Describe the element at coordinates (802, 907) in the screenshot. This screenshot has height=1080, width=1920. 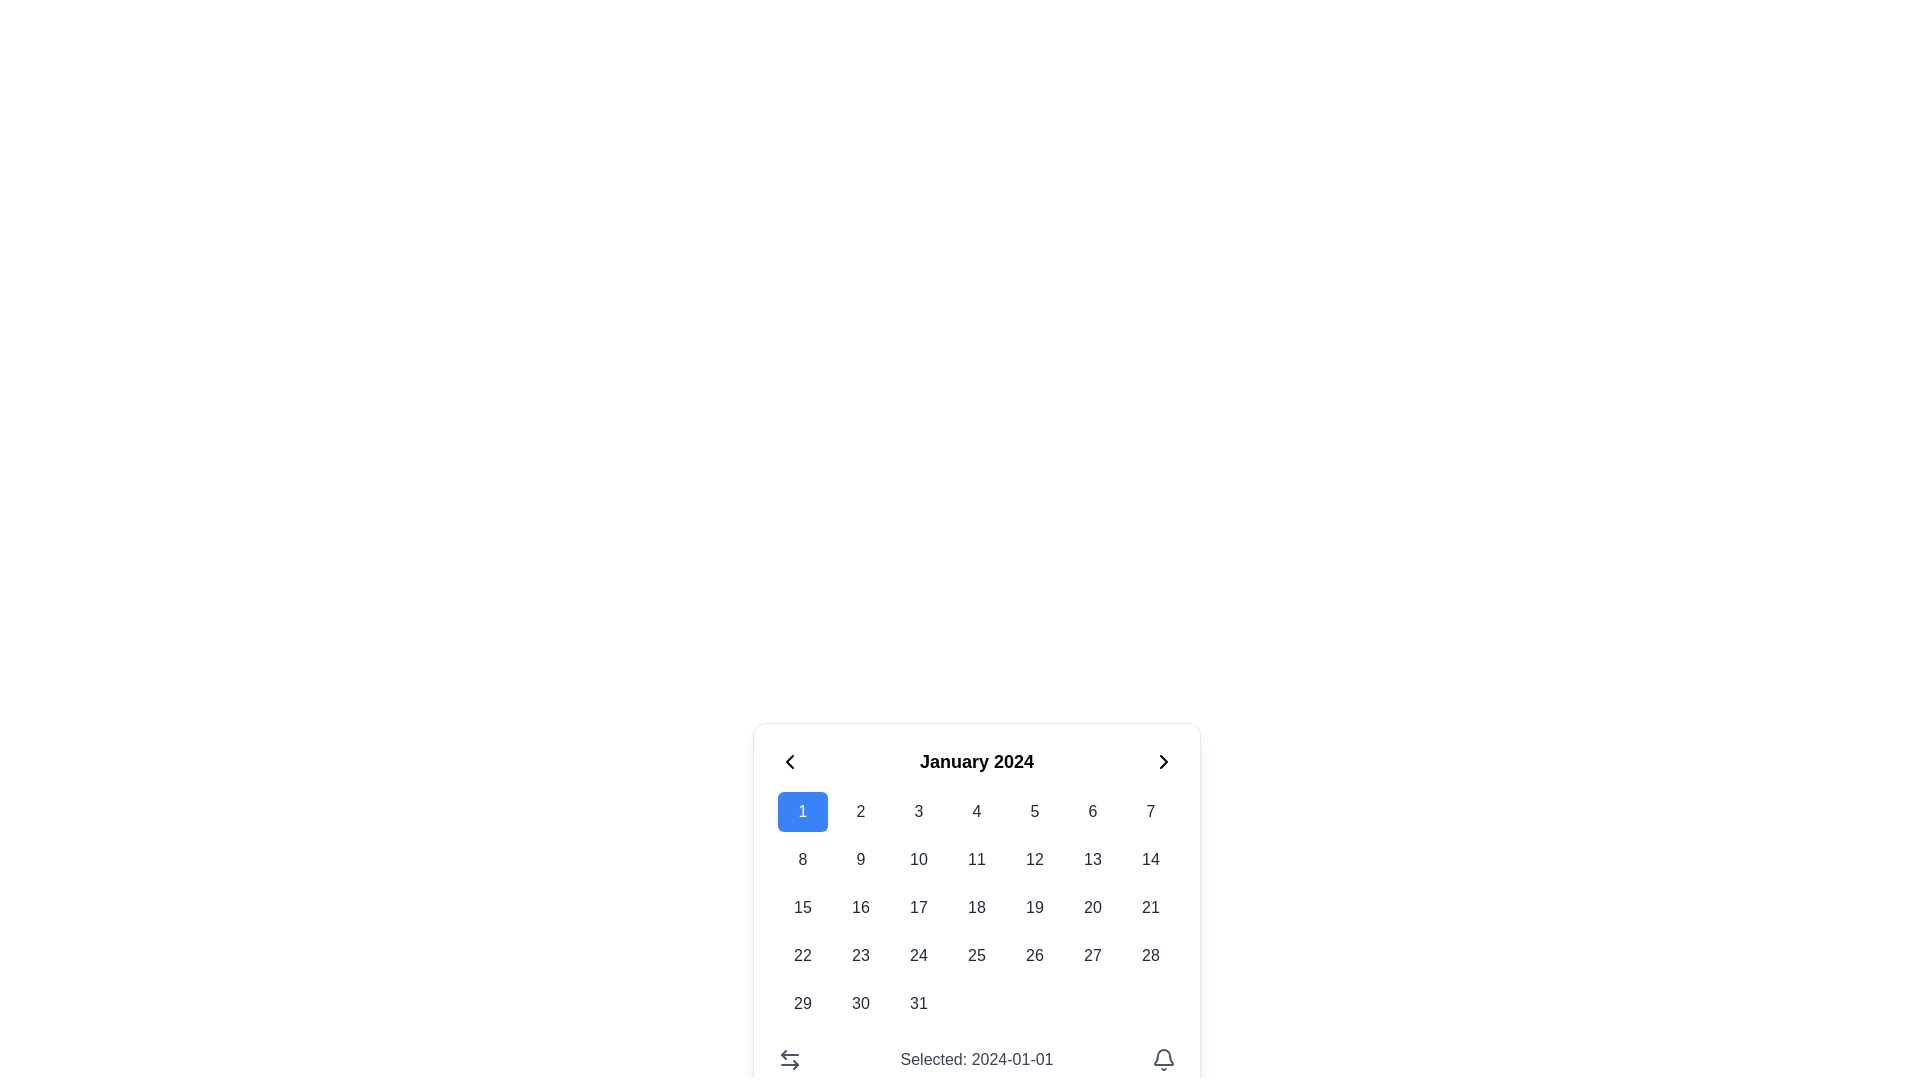
I see `the calendar date button displaying '15' in gray font` at that location.